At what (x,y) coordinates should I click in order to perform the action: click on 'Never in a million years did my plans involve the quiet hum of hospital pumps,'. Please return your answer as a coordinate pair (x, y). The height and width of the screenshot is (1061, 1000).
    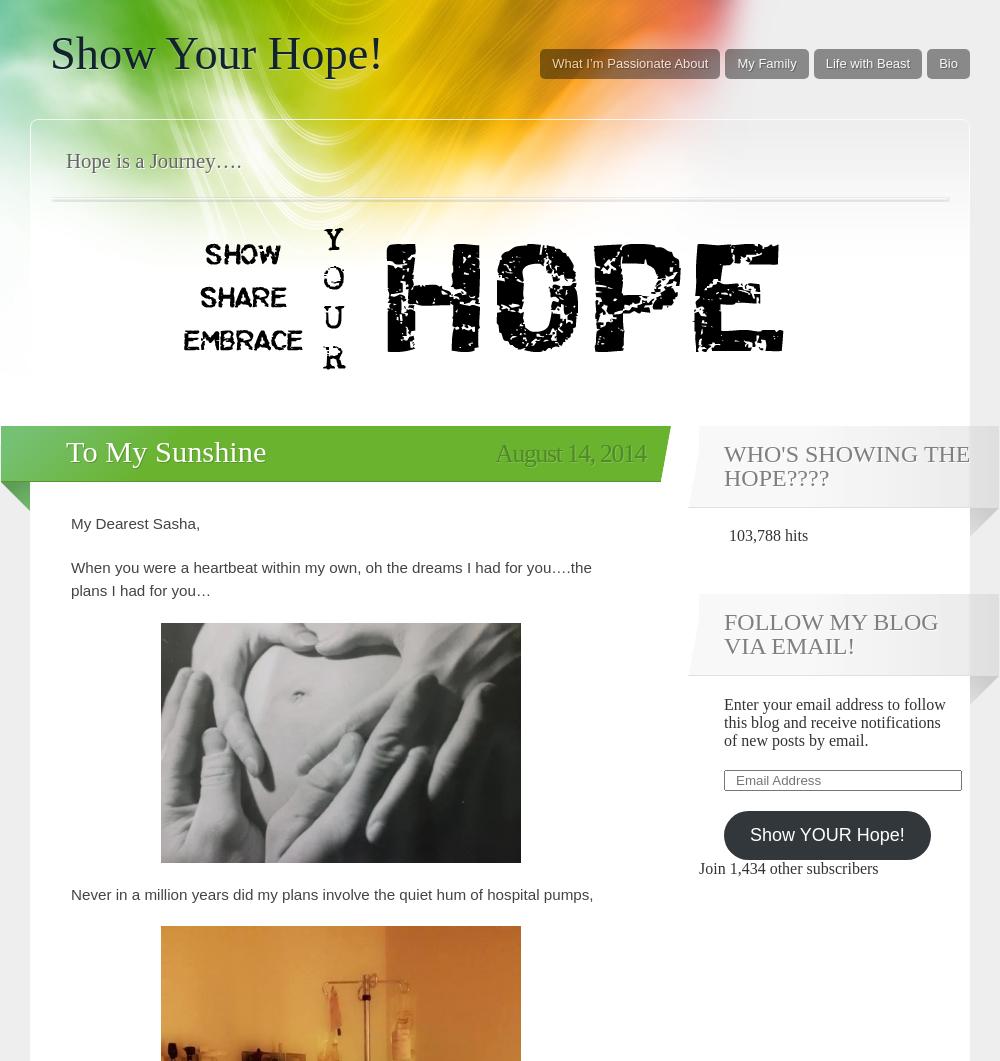
    Looking at the image, I should click on (331, 892).